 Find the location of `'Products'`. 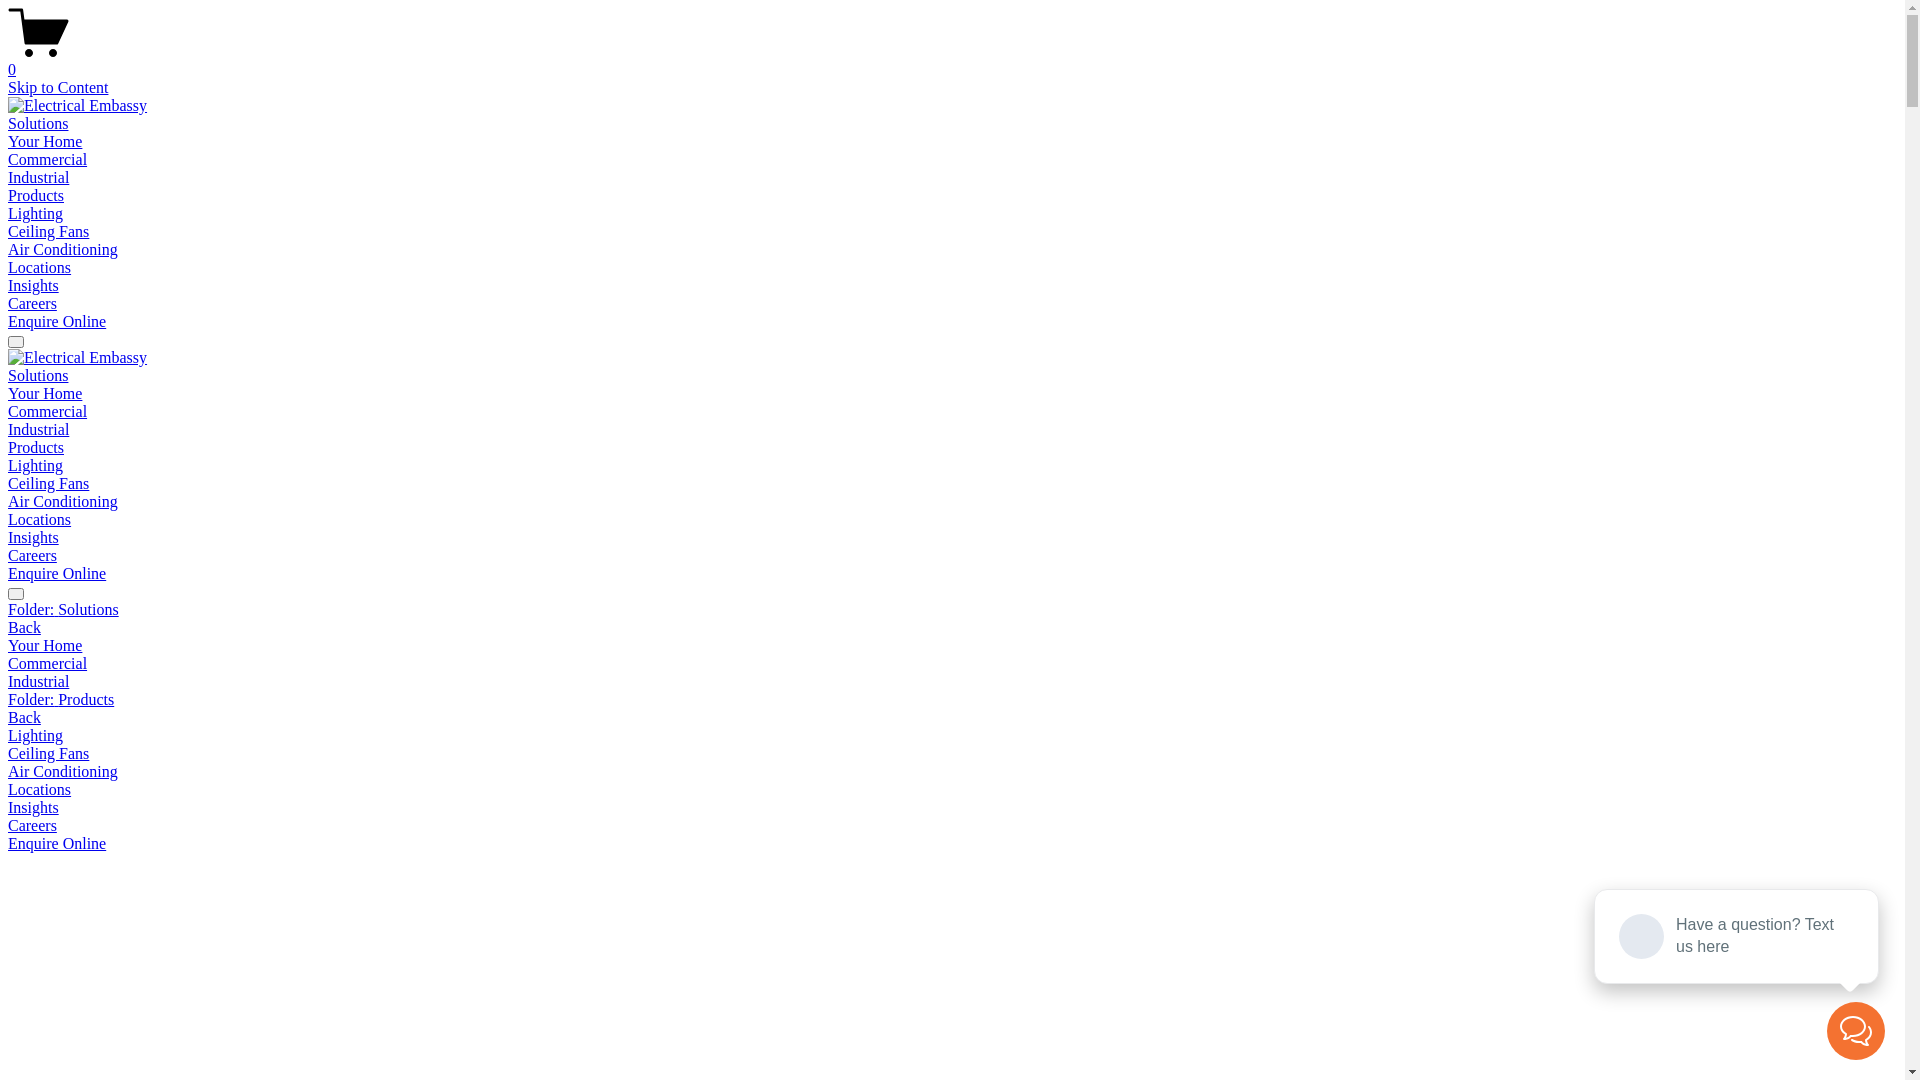

'Products' is located at coordinates (35, 195).